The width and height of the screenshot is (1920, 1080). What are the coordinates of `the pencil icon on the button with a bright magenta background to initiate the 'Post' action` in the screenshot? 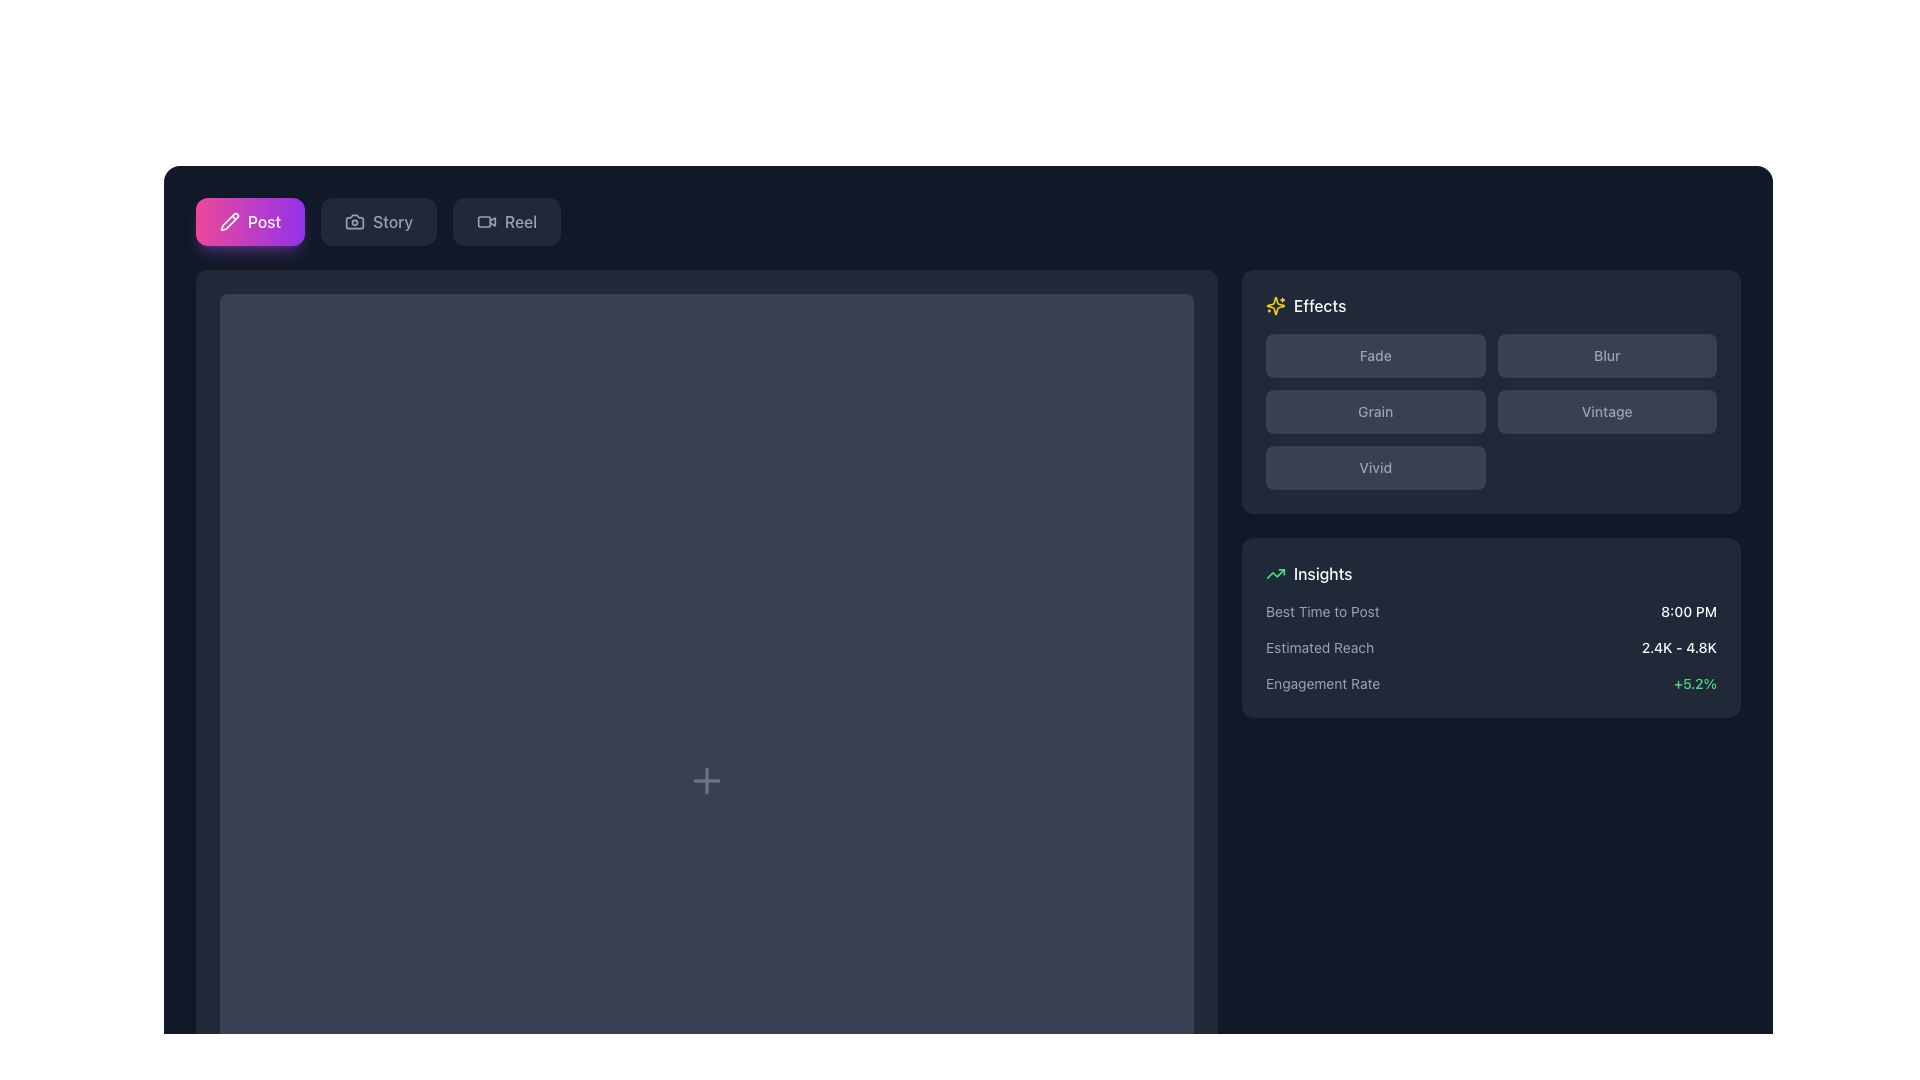 It's located at (230, 222).